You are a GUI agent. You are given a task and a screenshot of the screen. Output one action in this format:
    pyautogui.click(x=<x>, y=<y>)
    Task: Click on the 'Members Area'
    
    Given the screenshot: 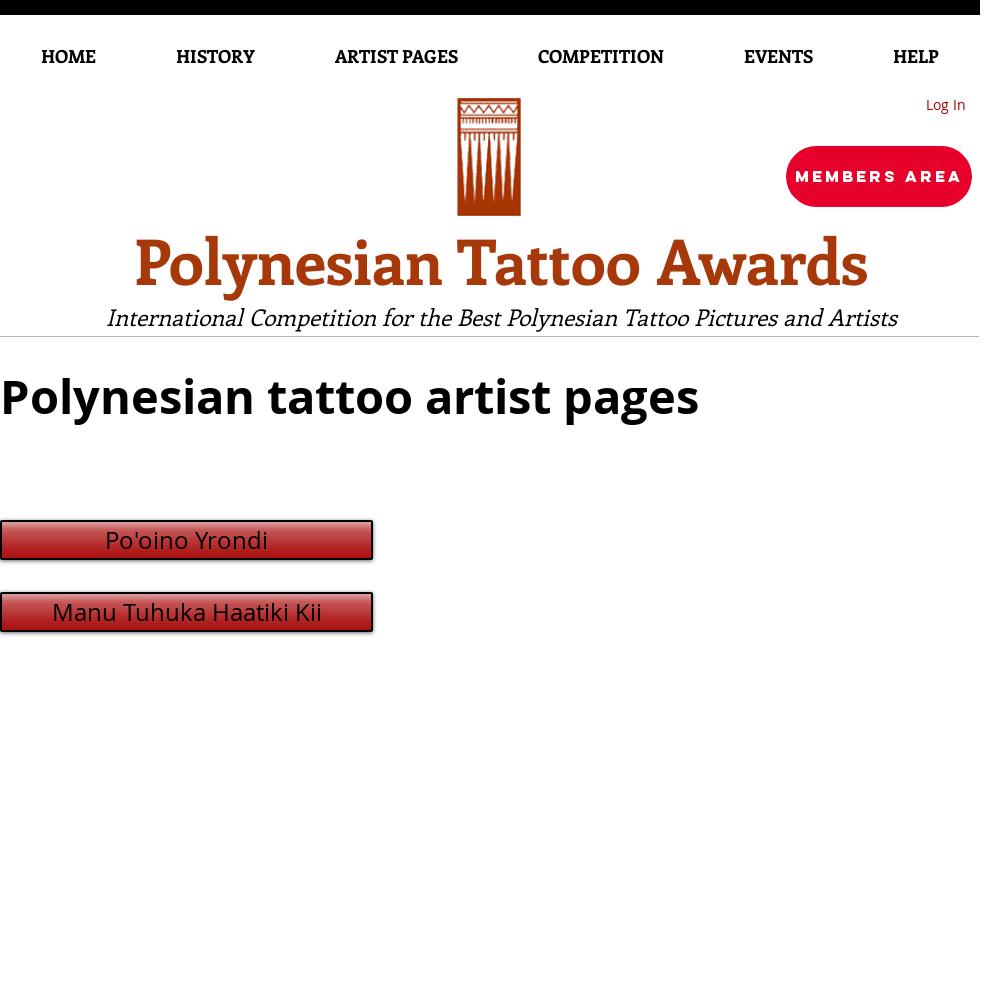 What is the action you would take?
    pyautogui.click(x=879, y=175)
    